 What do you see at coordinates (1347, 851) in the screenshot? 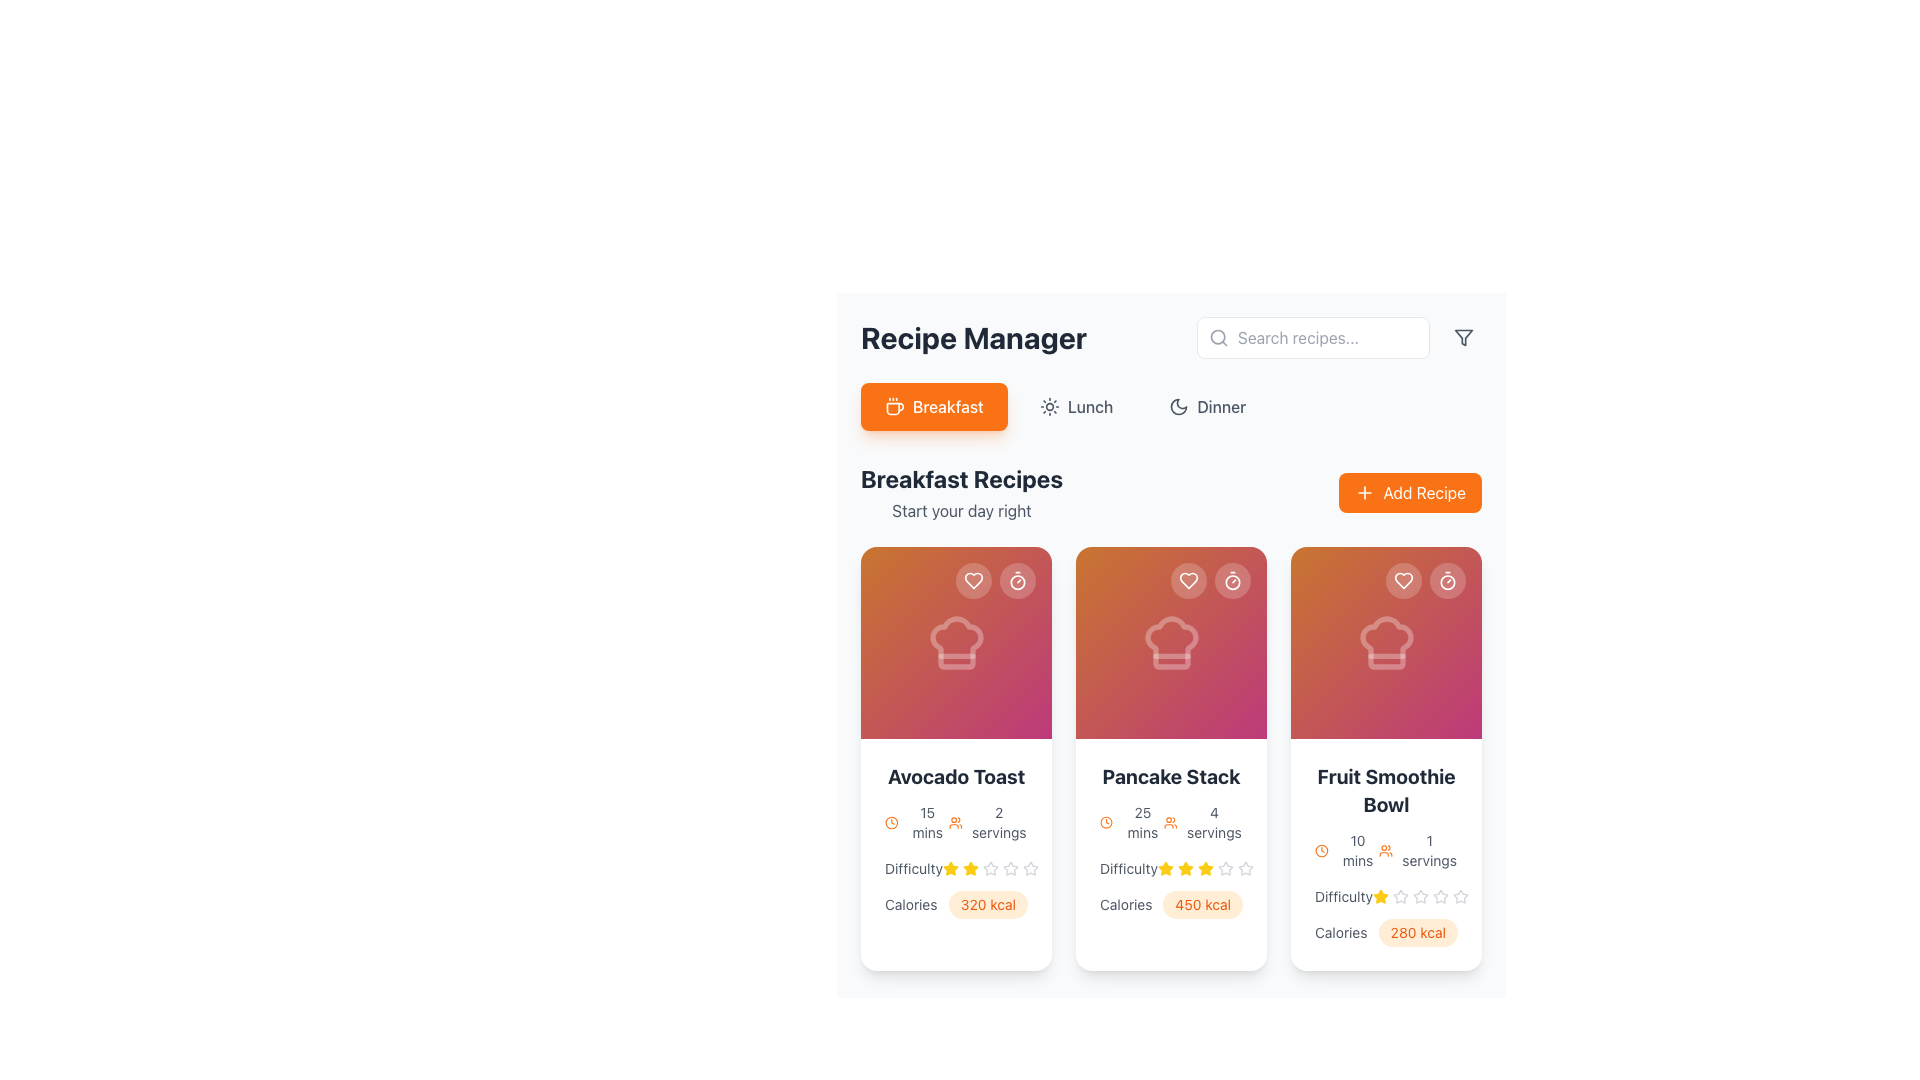
I see `the icon associated with the preparation time label indicating '10 minutes' located in the 'Fruit Smoothie Bowl' card, positioned above the 'Difficulty' and 'Calories' sections` at bounding box center [1347, 851].